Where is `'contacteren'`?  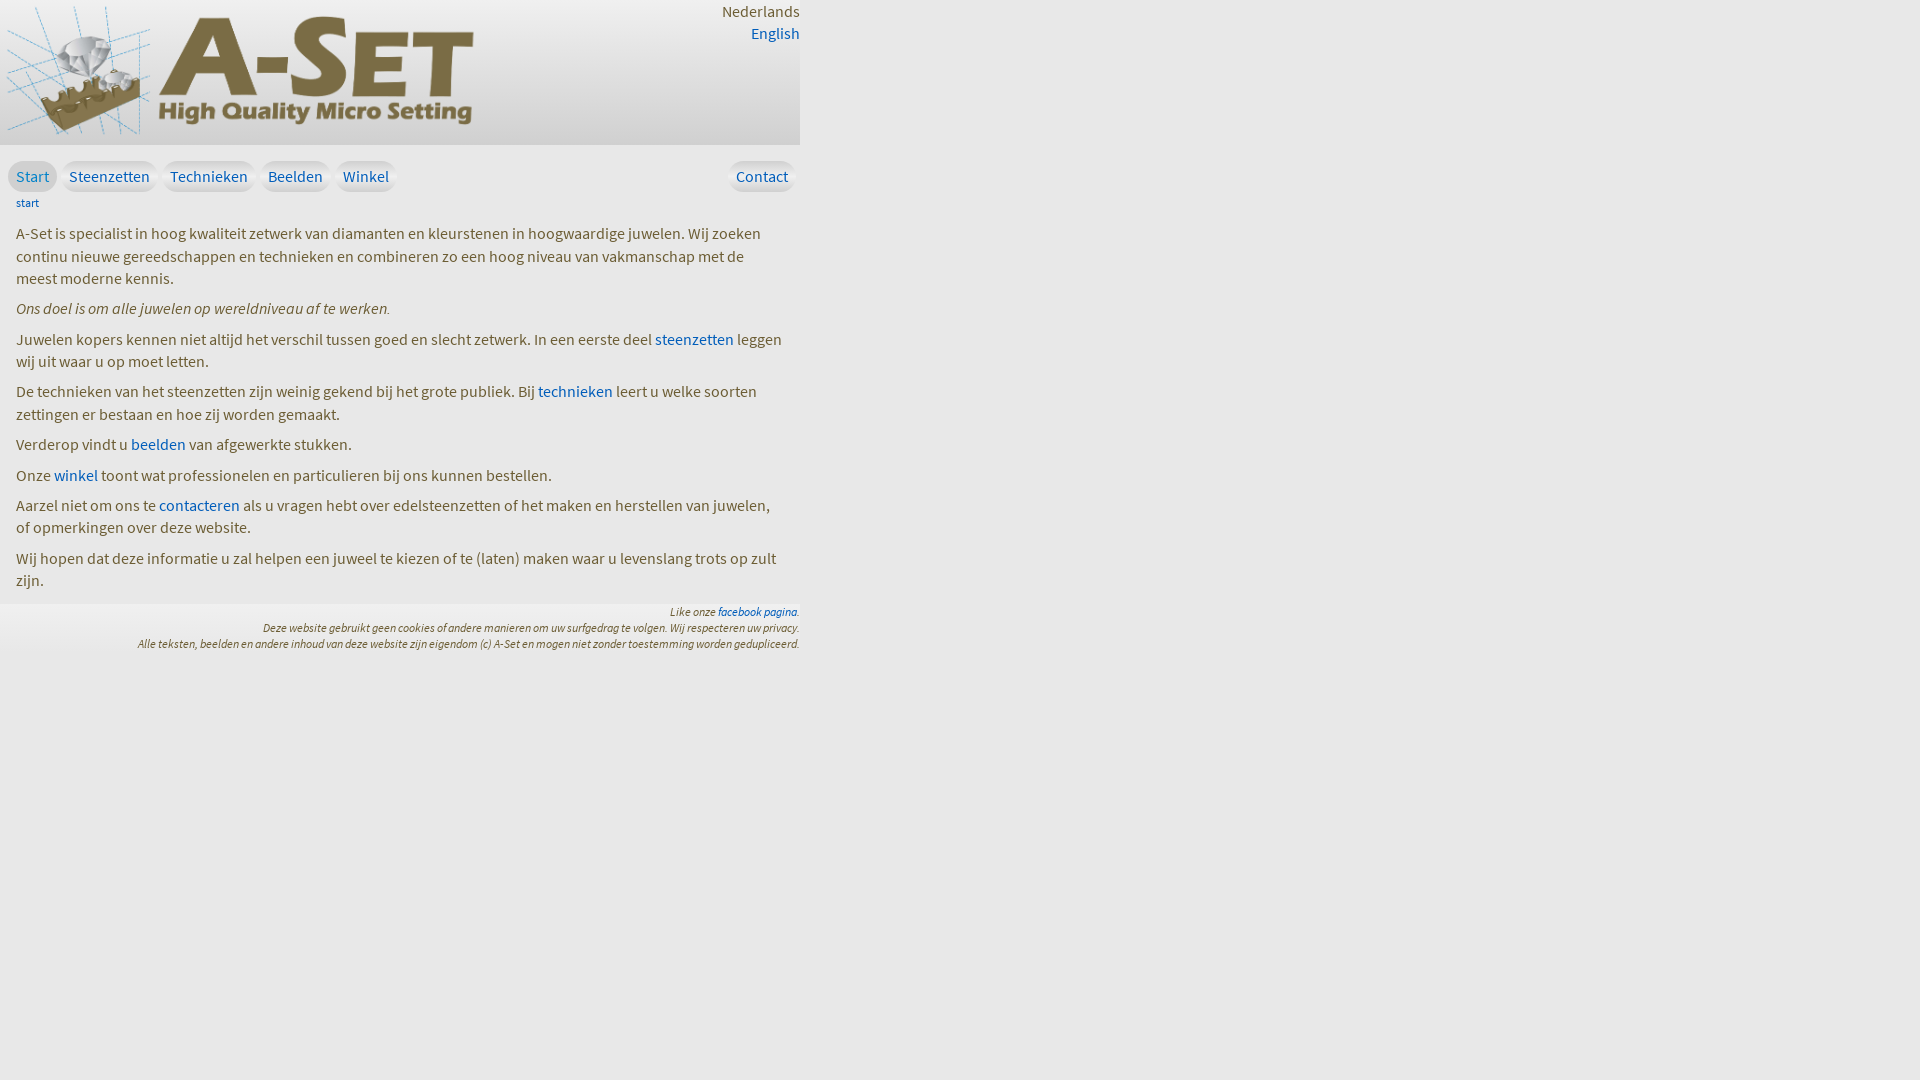 'contacteren' is located at coordinates (157, 504).